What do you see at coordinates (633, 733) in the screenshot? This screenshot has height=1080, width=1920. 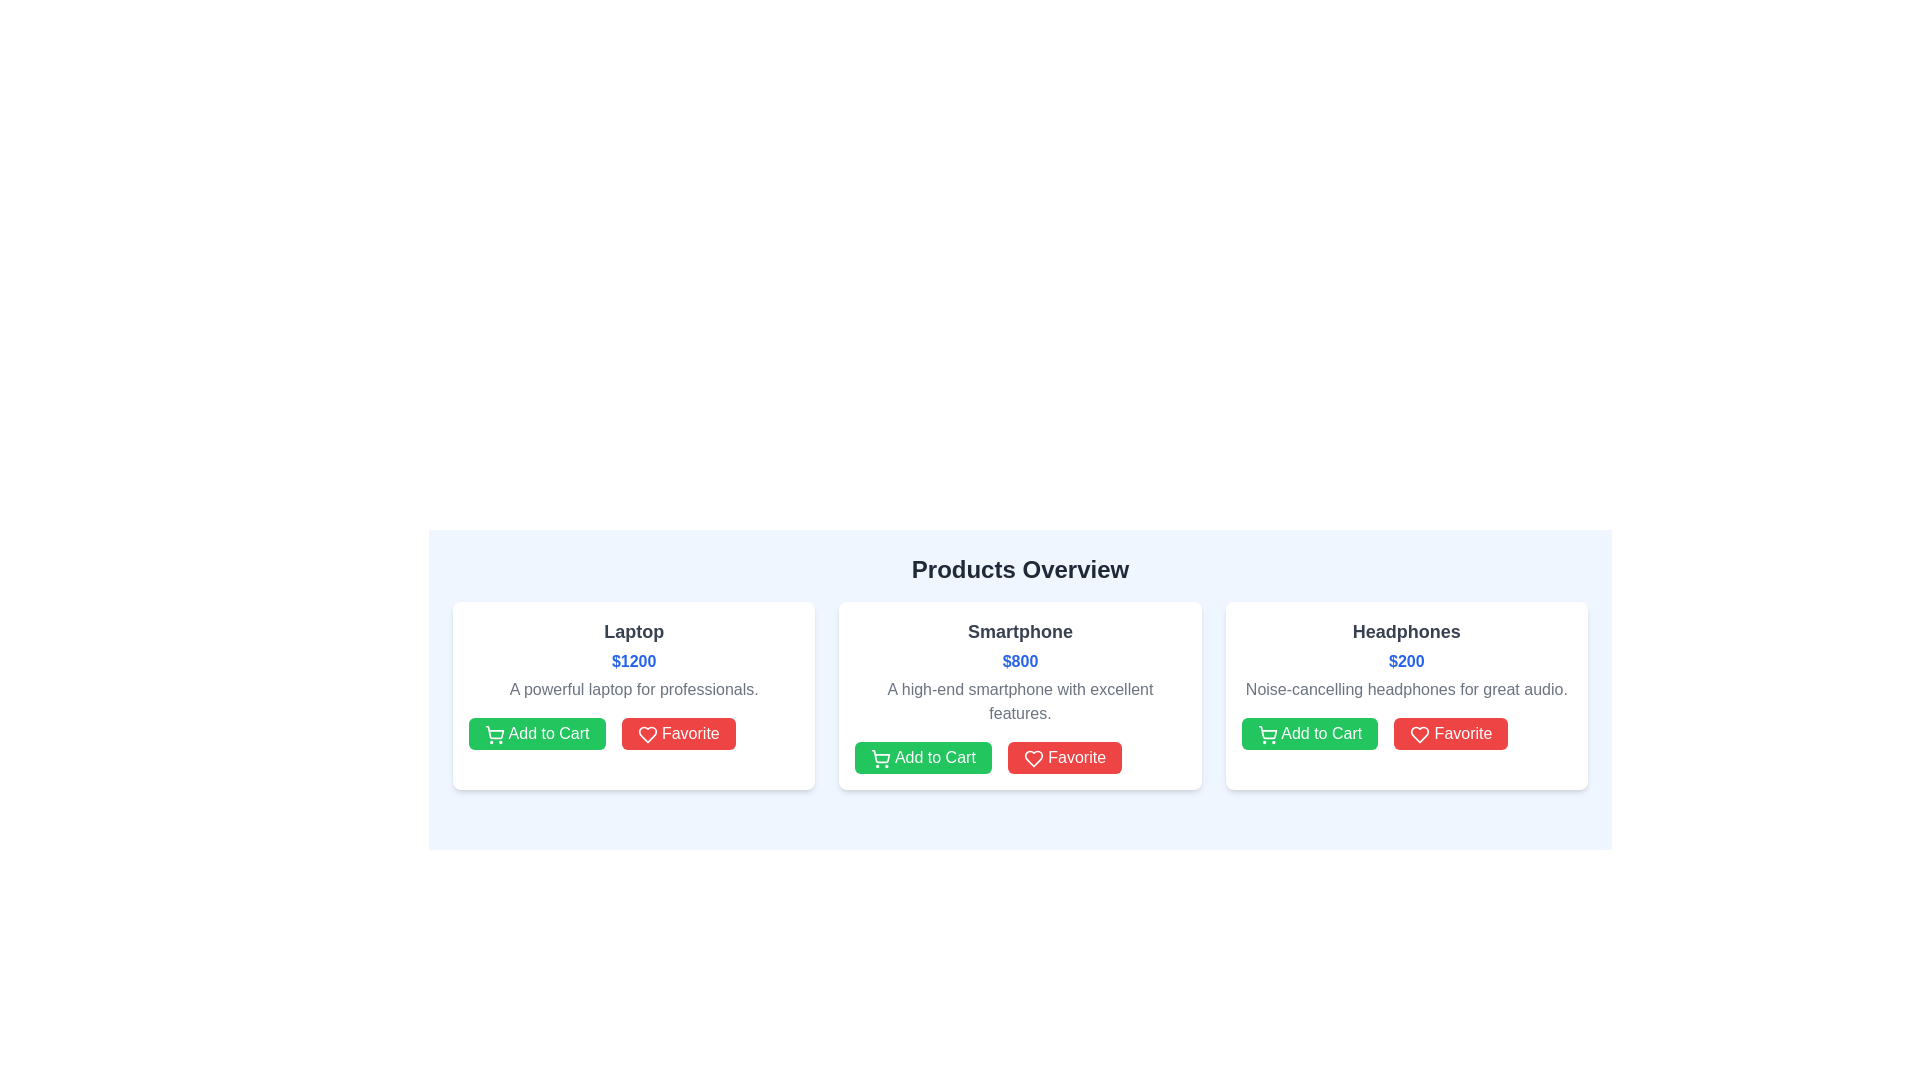 I see `the dual-button group at the bottom of the 'Laptop' product card in the 'Products Overview' section` at bounding box center [633, 733].